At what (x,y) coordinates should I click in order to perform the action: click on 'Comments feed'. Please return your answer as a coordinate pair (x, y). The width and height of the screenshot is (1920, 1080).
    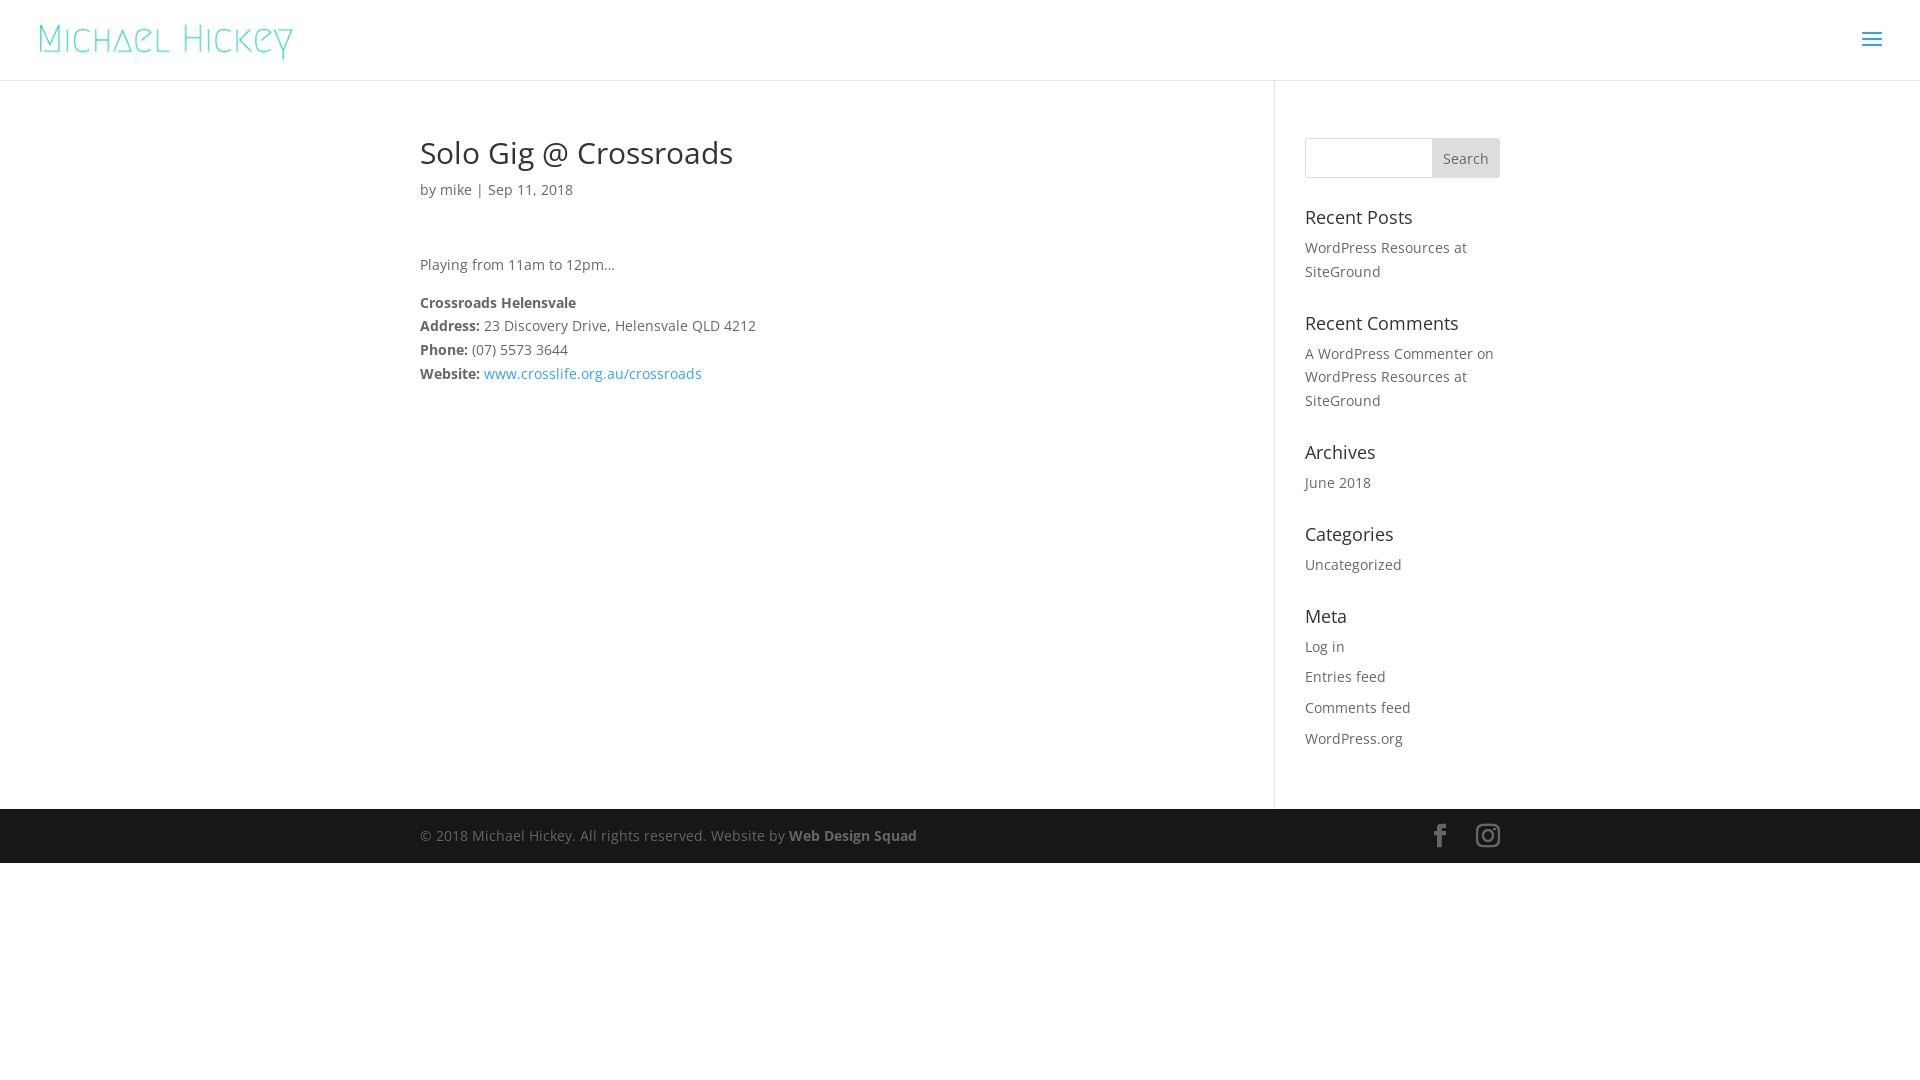
    Looking at the image, I should click on (1358, 706).